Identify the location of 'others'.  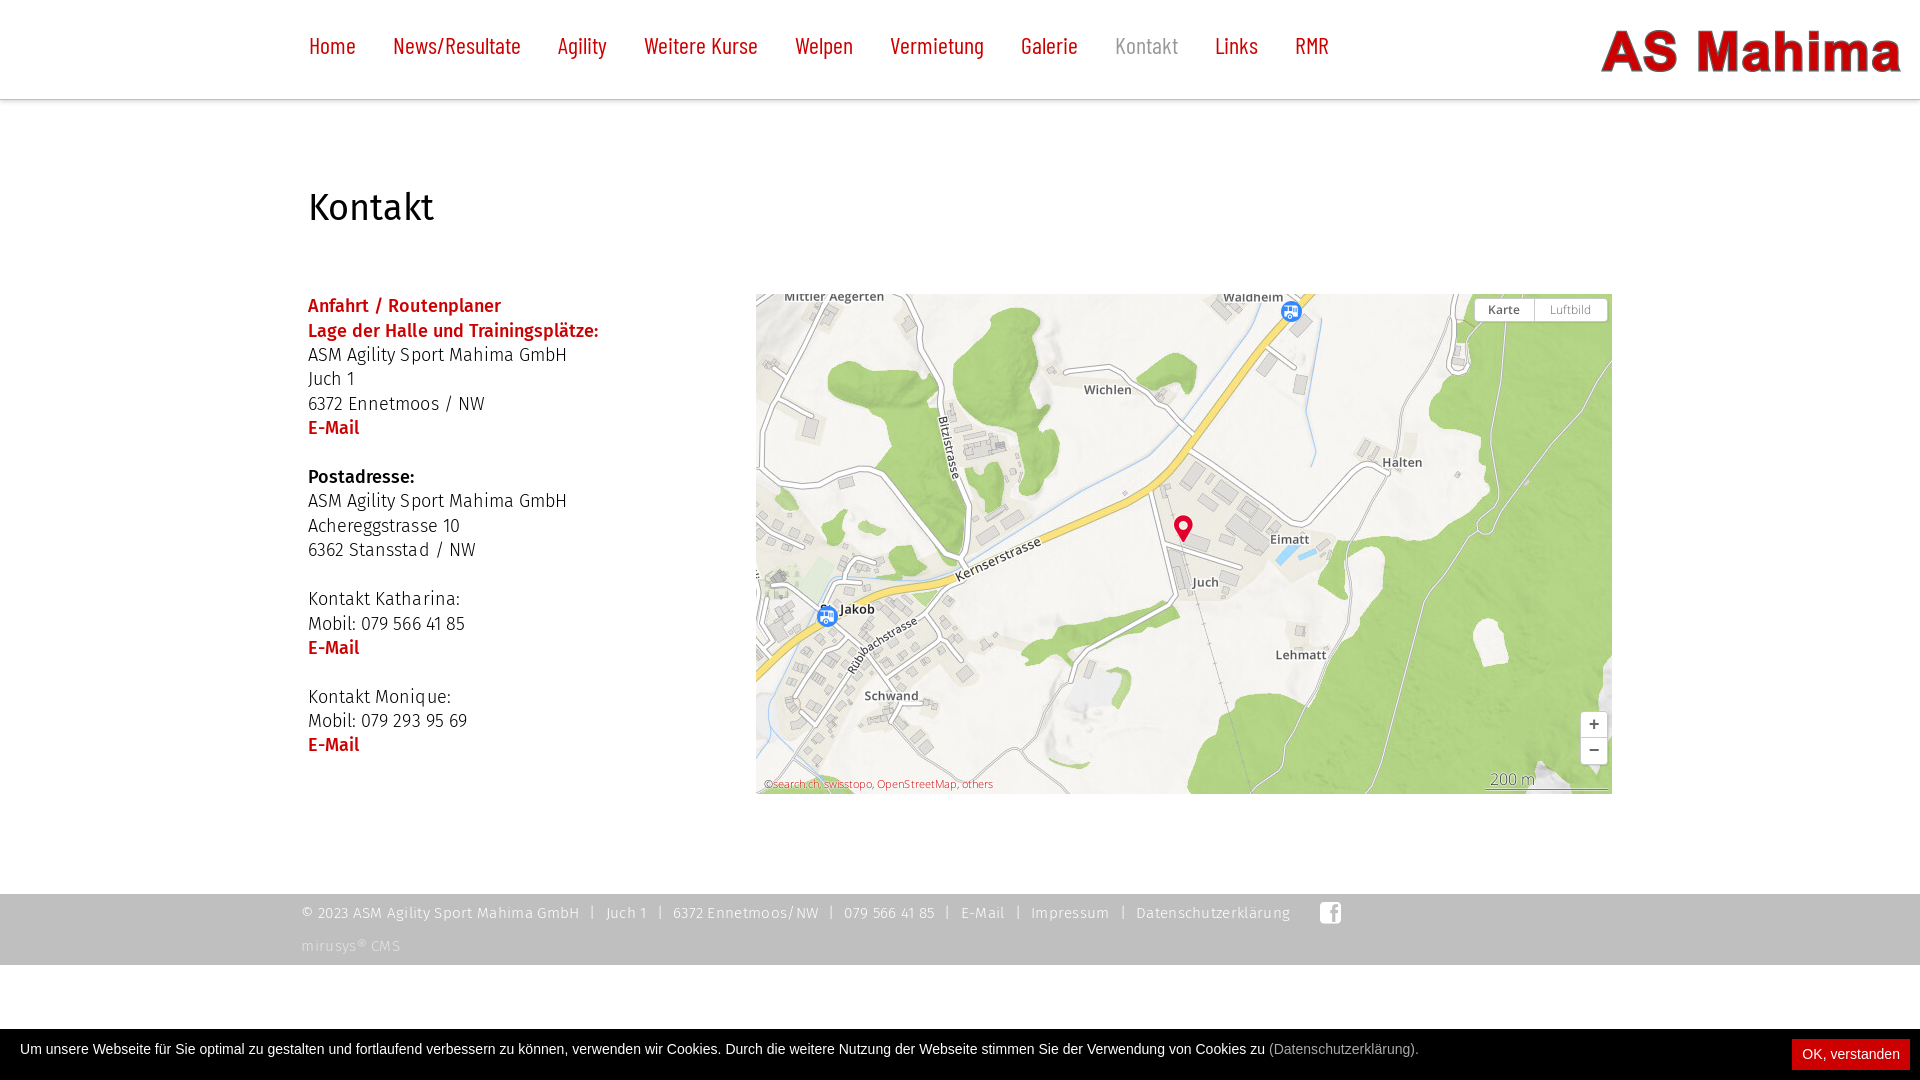
(977, 782).